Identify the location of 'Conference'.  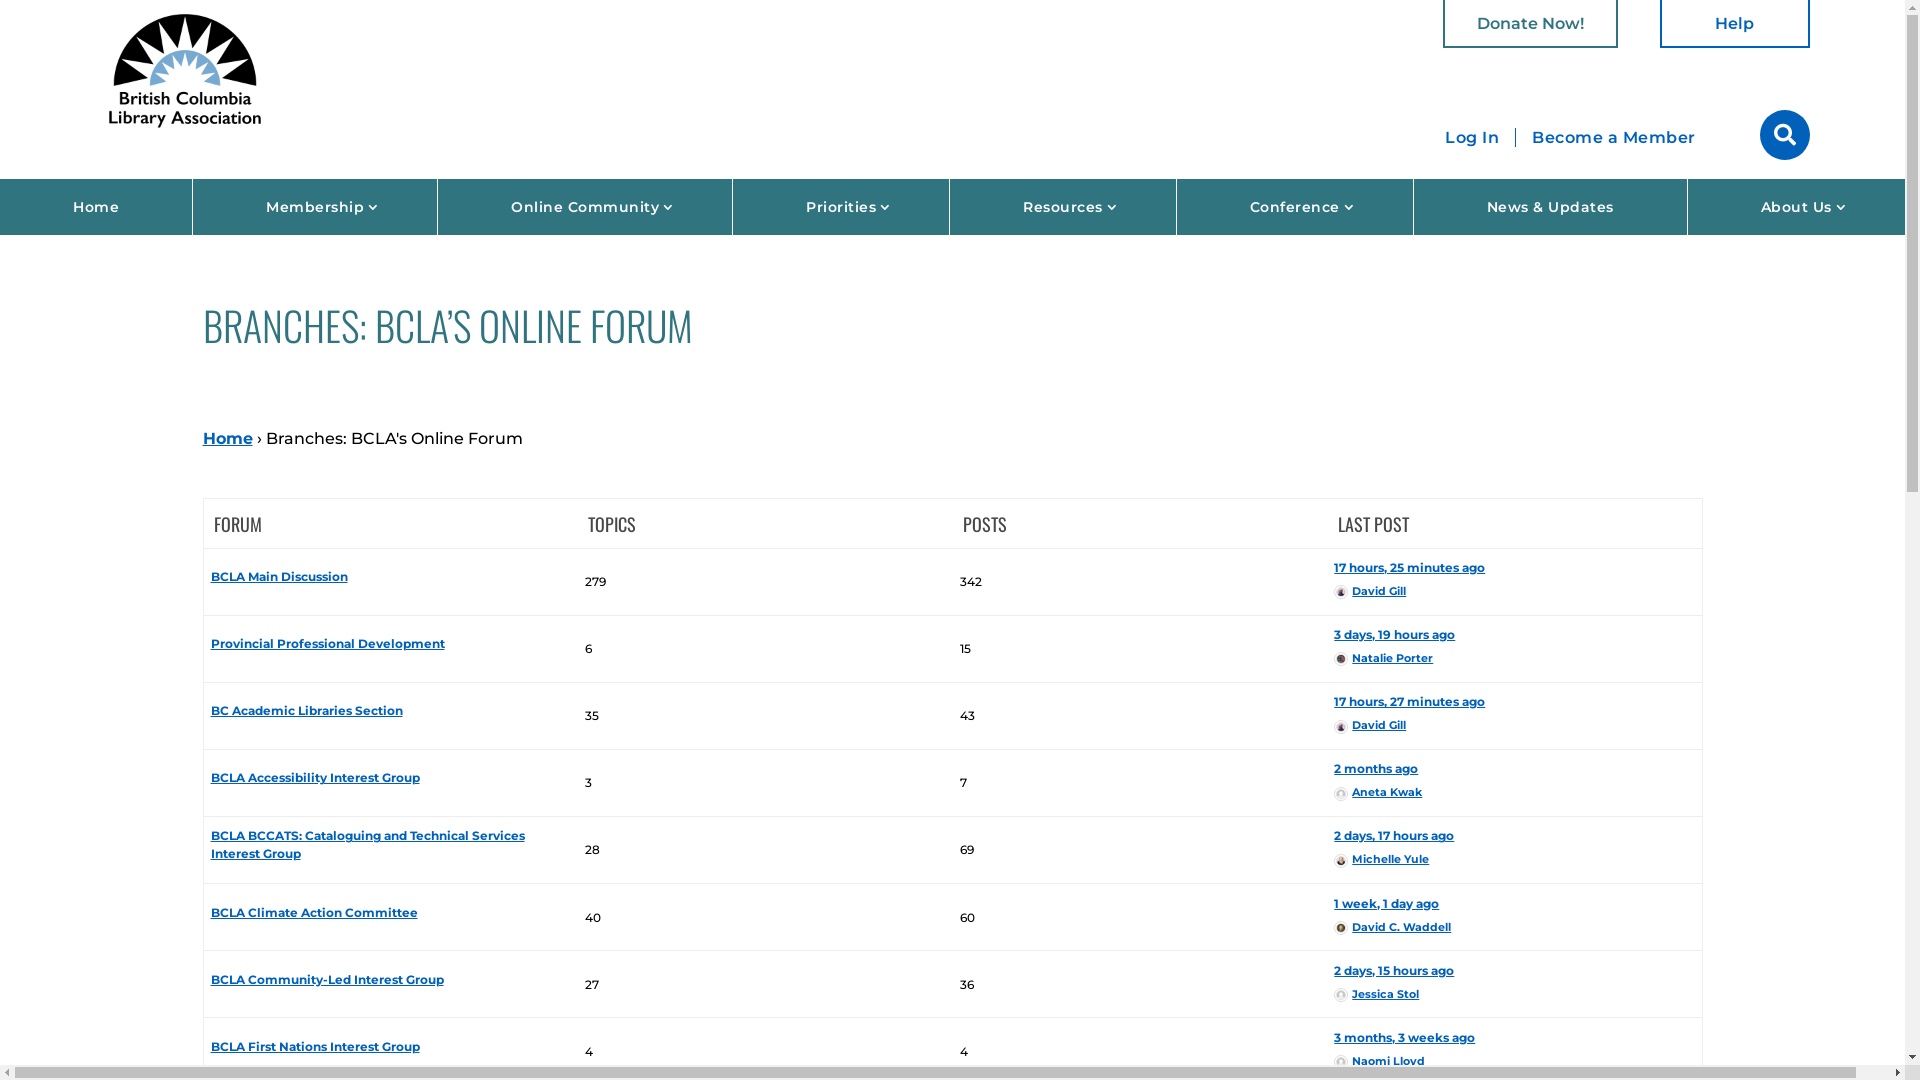
(1176, 207).